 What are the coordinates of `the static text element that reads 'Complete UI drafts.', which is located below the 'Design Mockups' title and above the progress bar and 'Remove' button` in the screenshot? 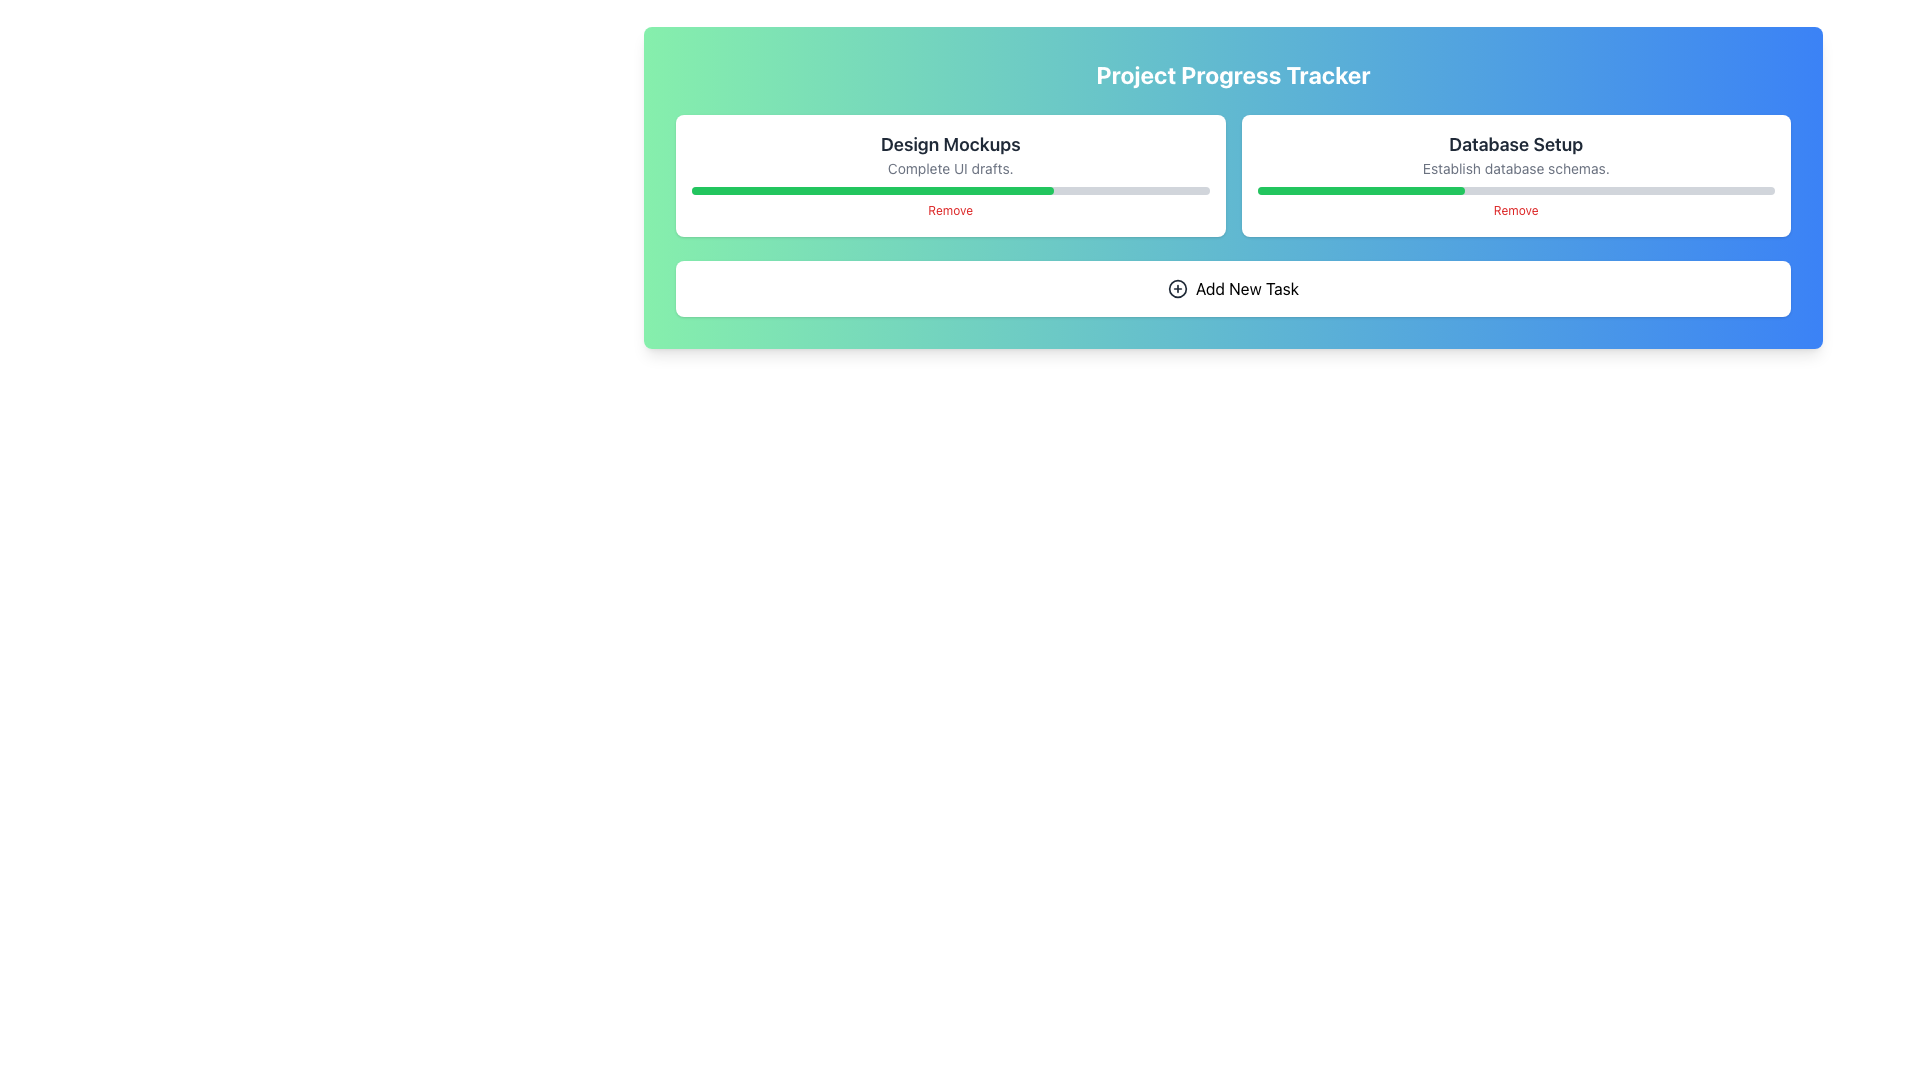 It's located at (949, 168).